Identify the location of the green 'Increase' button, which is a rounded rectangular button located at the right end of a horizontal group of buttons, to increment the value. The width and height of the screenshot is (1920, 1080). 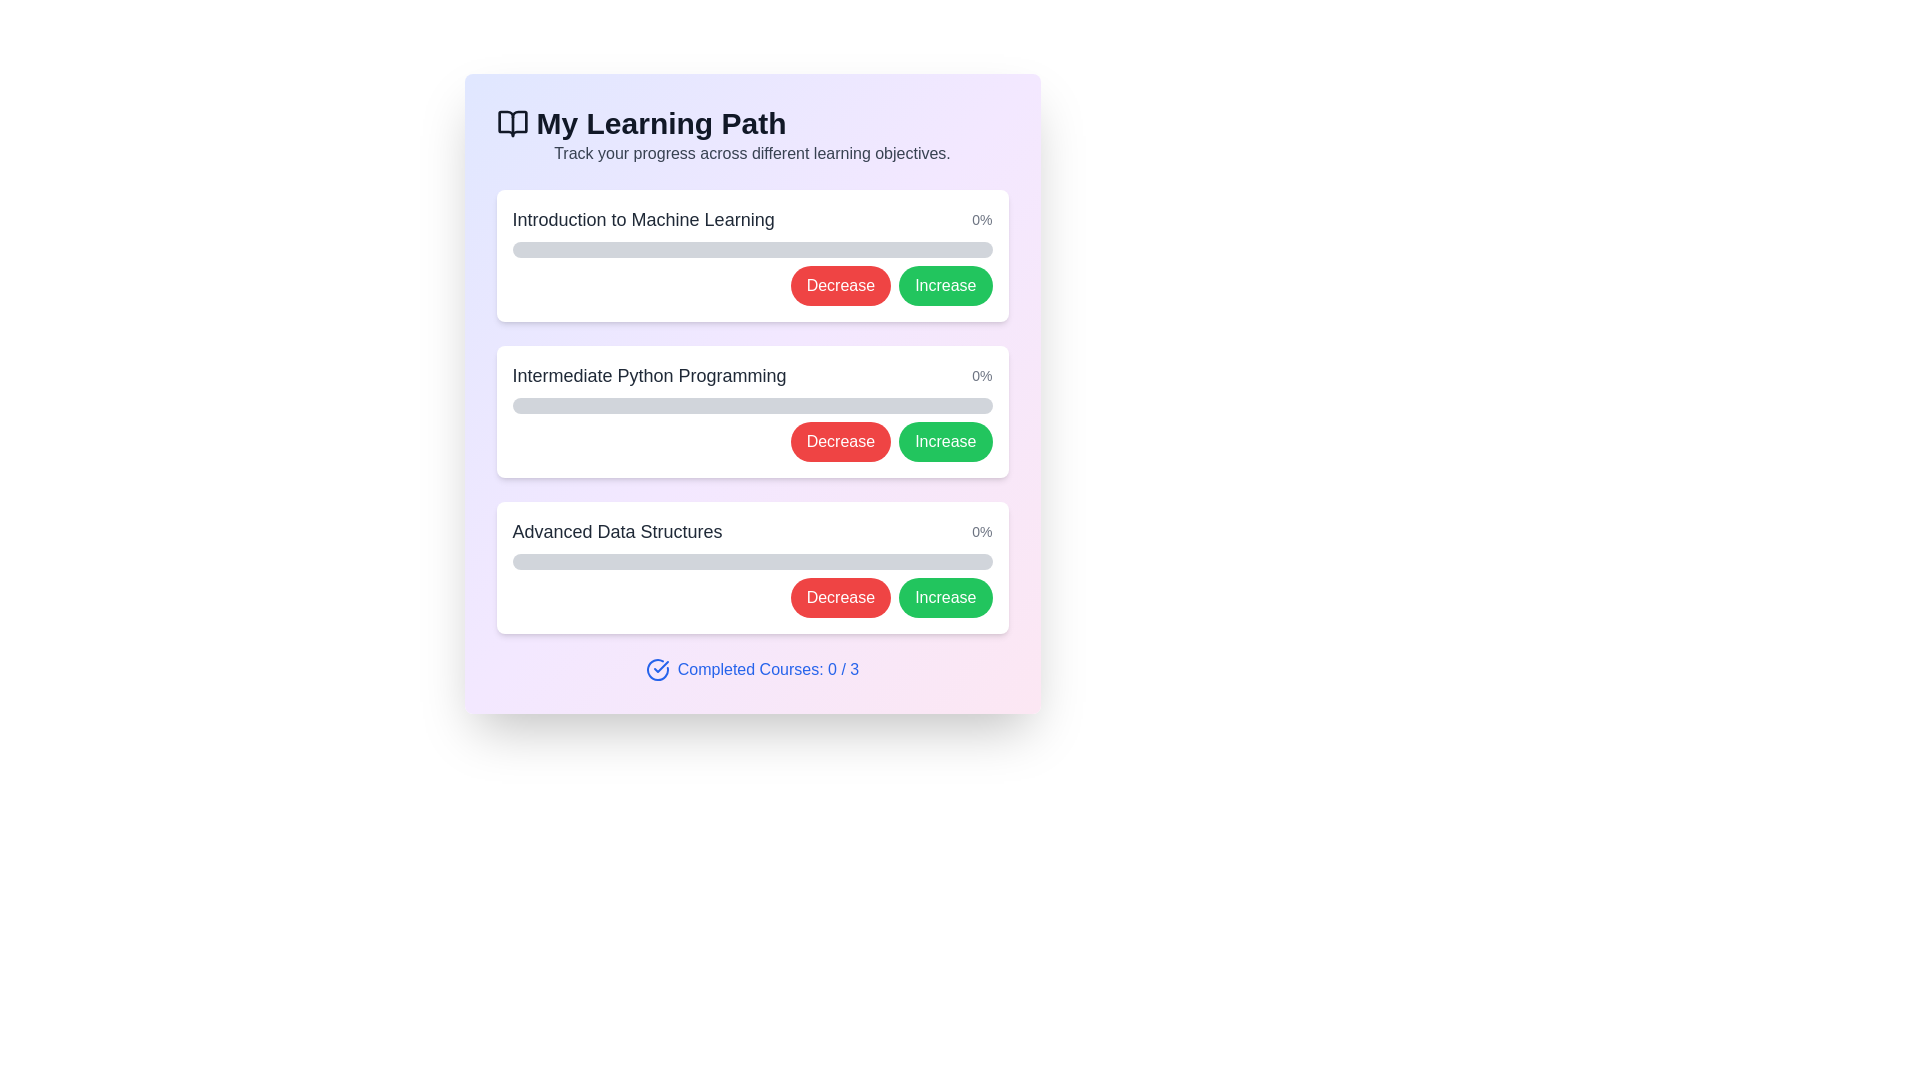
(944, 285).